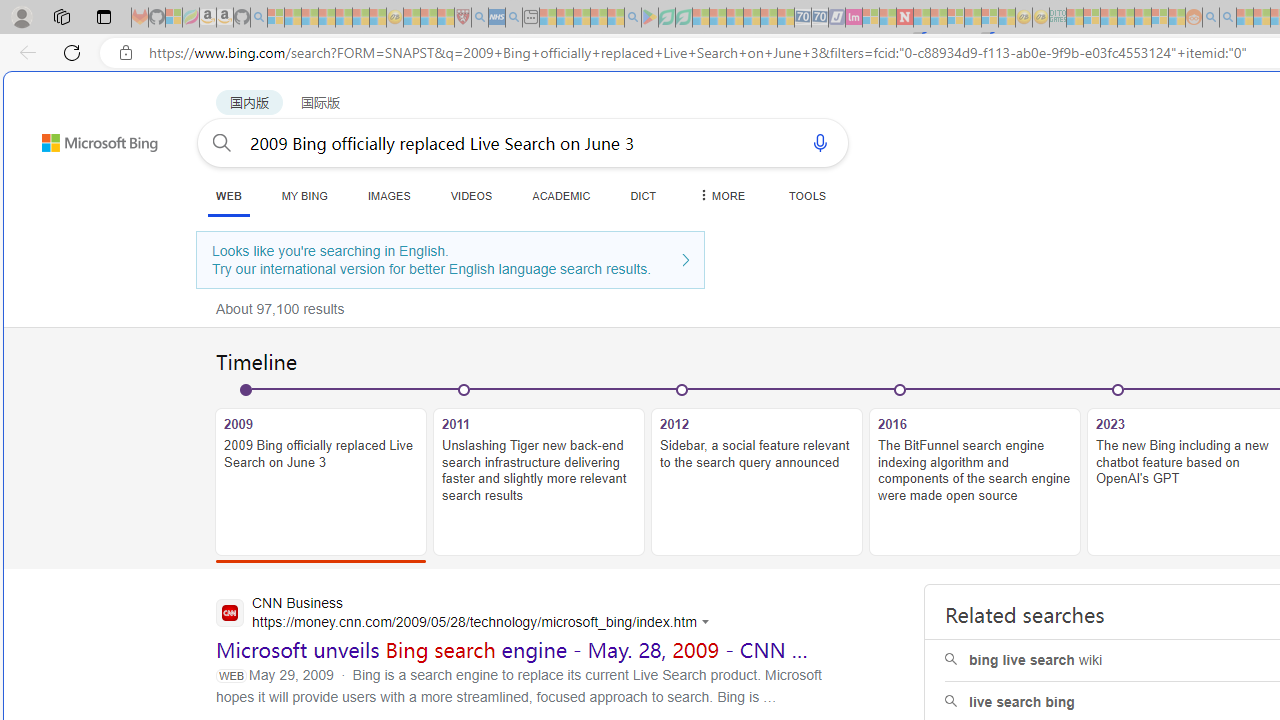 This screenshot has width=1280, height=720. I want to click on 'ACADEMIC', so click(560, 195).